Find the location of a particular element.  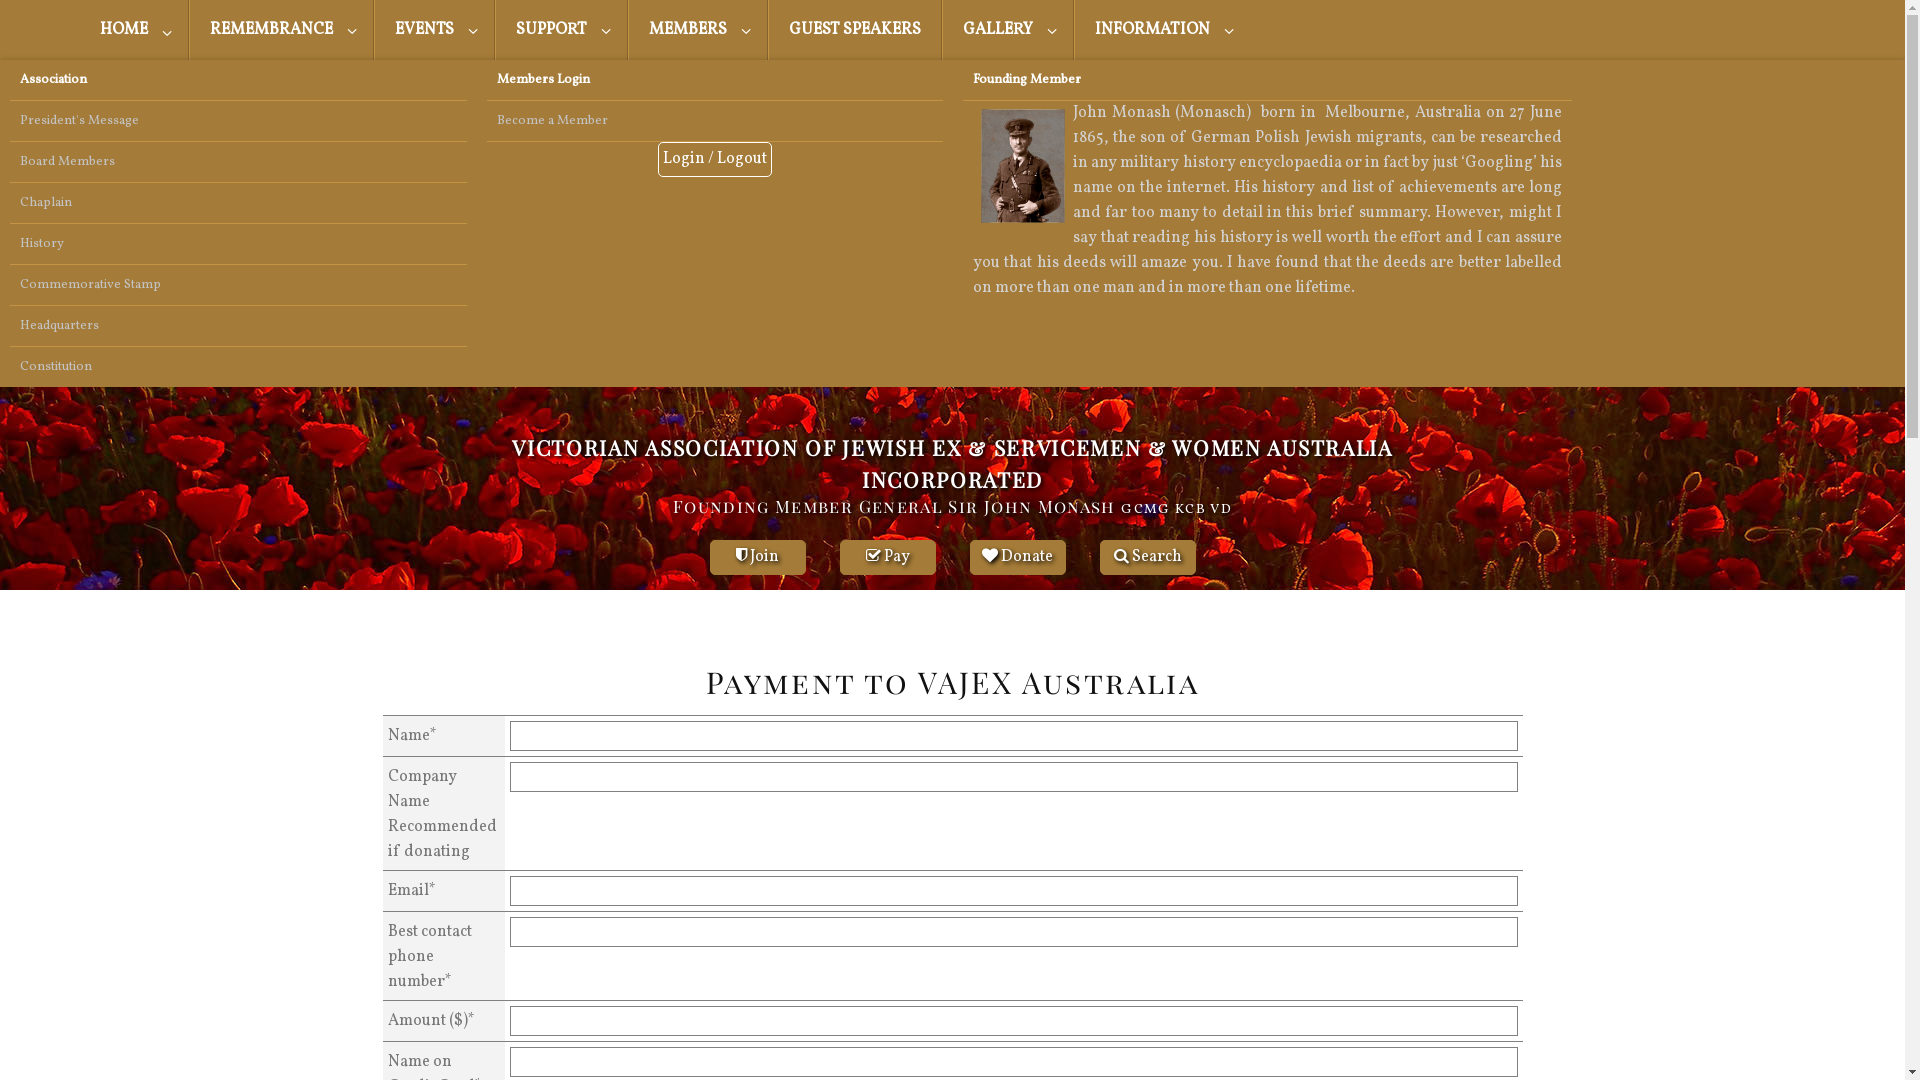

'Headquarters' is located at coordinates (238, 325).